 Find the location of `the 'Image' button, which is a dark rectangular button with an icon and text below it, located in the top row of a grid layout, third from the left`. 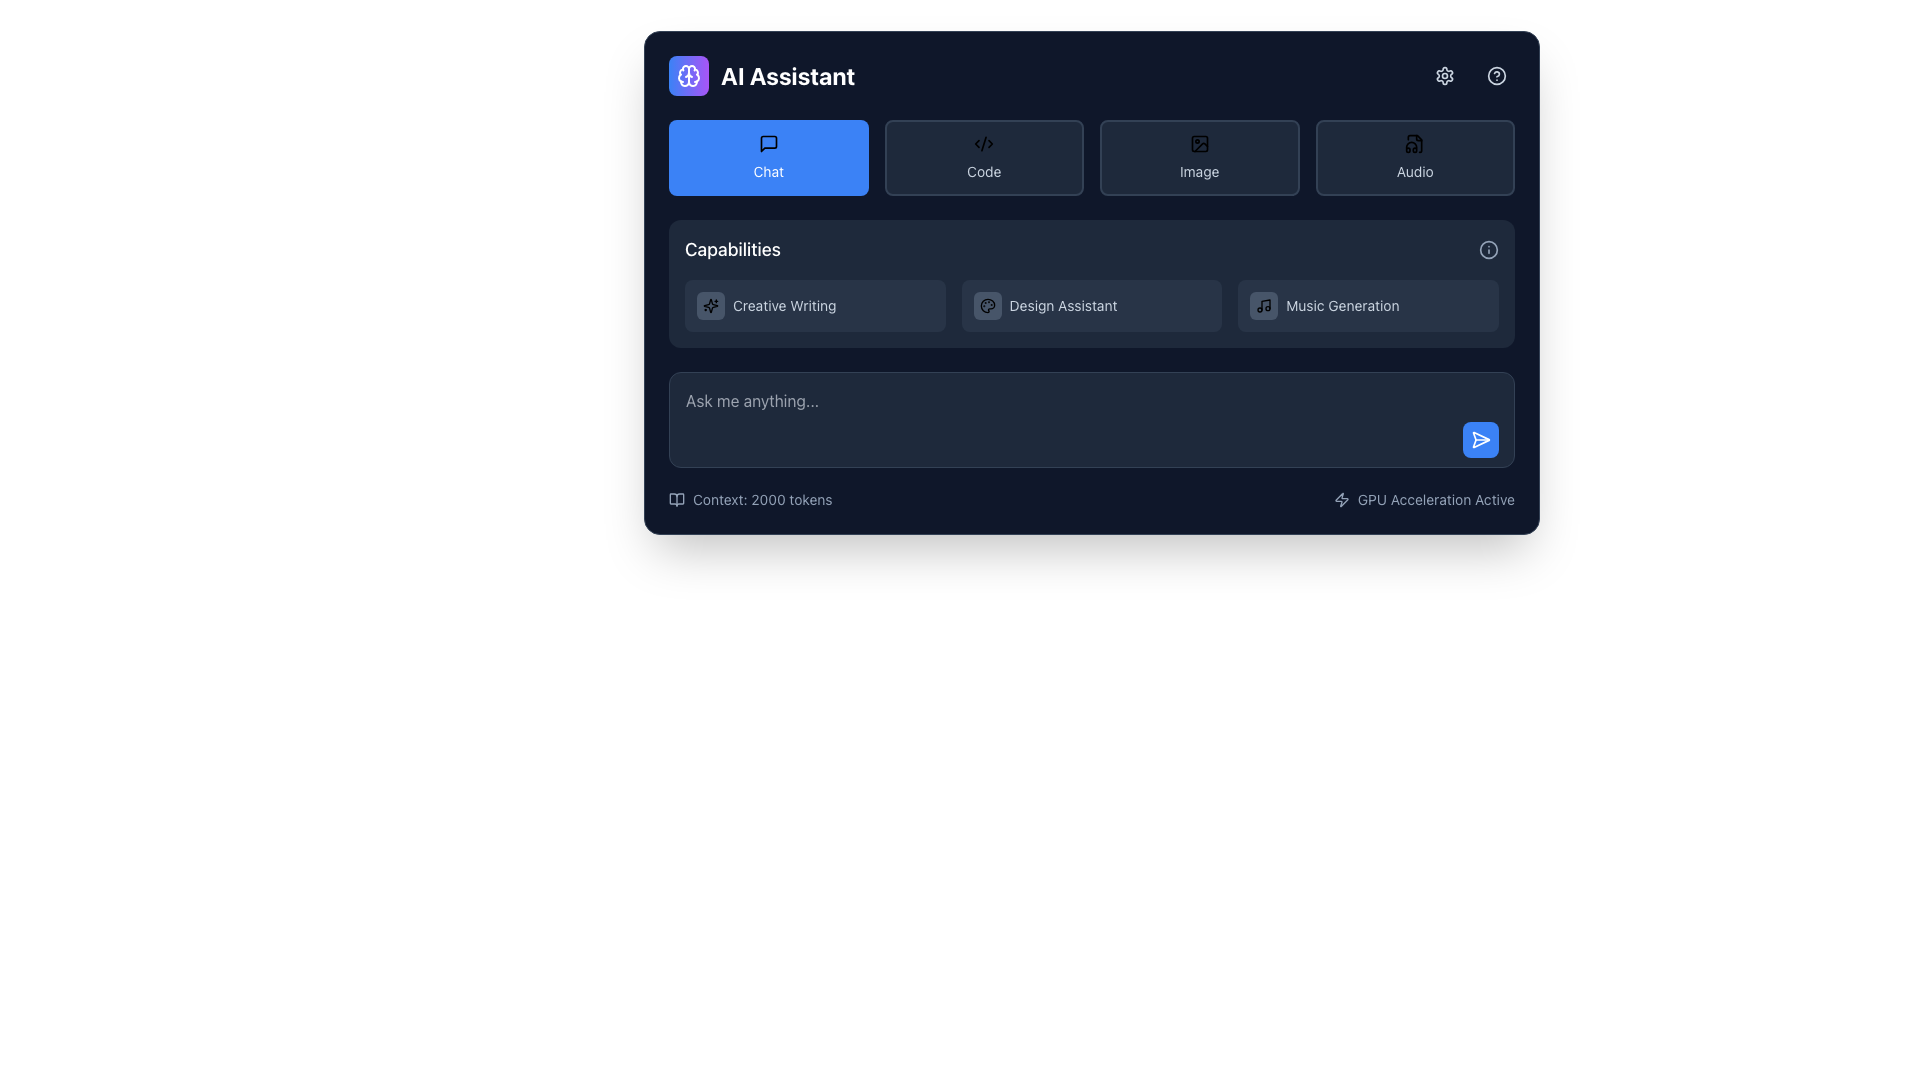

the 'Image' button, which is a dark rectangular button with an icon and text below it, located in the top row of a grid layout, third from the left is located at coordinates (1199, 157).